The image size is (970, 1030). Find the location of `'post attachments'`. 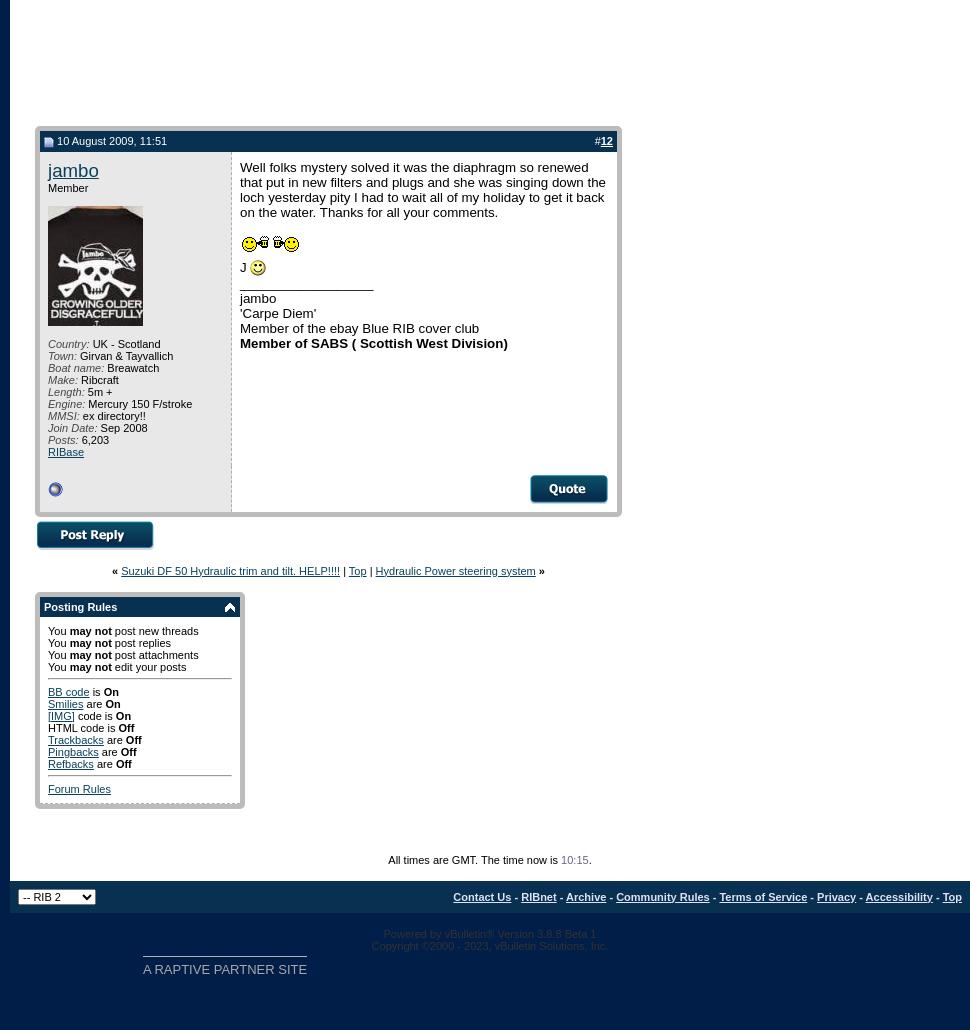

'post attachments' is located at coordinates (110, 653).